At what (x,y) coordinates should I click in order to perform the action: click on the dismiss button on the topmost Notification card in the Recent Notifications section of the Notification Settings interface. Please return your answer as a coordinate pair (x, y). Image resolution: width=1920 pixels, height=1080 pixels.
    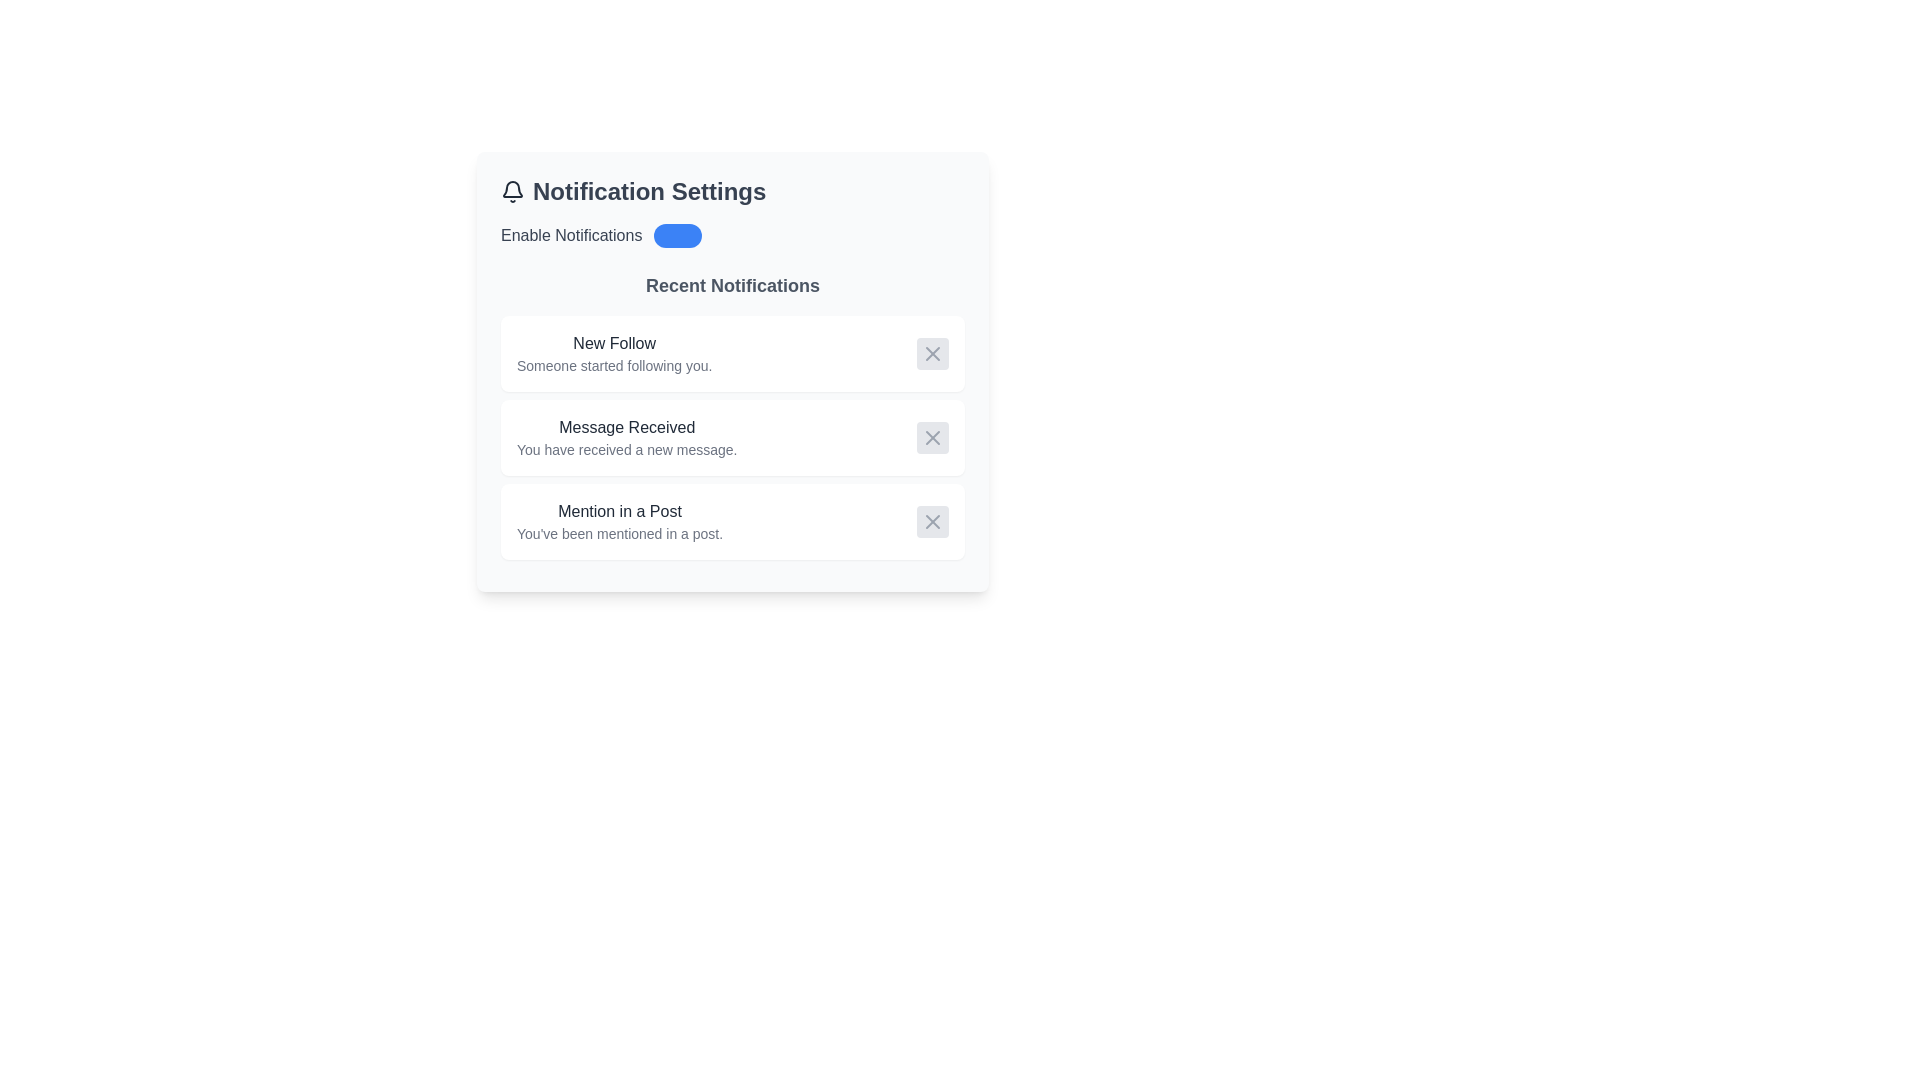
    Looking at the image, I should click on (732, 353).